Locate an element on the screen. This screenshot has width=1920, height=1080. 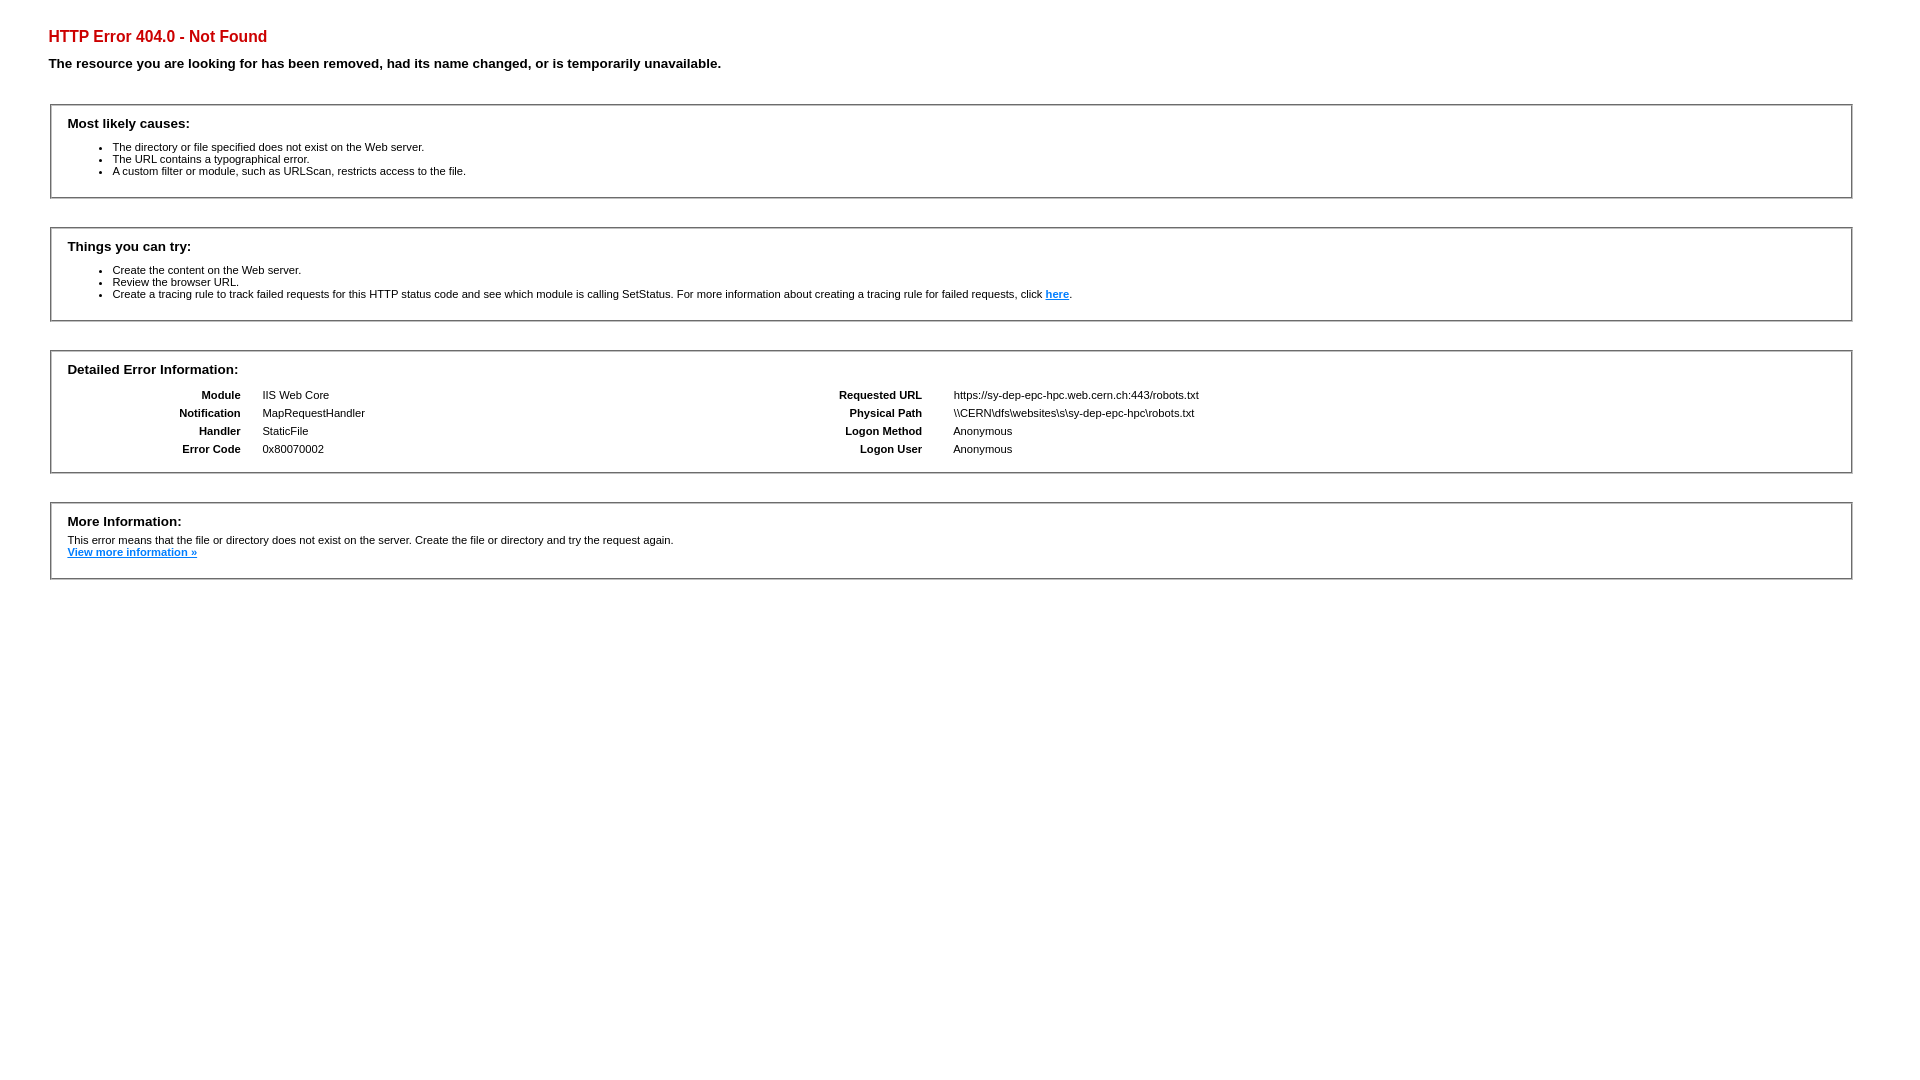
'here' is located at coordinates (1056, 293).